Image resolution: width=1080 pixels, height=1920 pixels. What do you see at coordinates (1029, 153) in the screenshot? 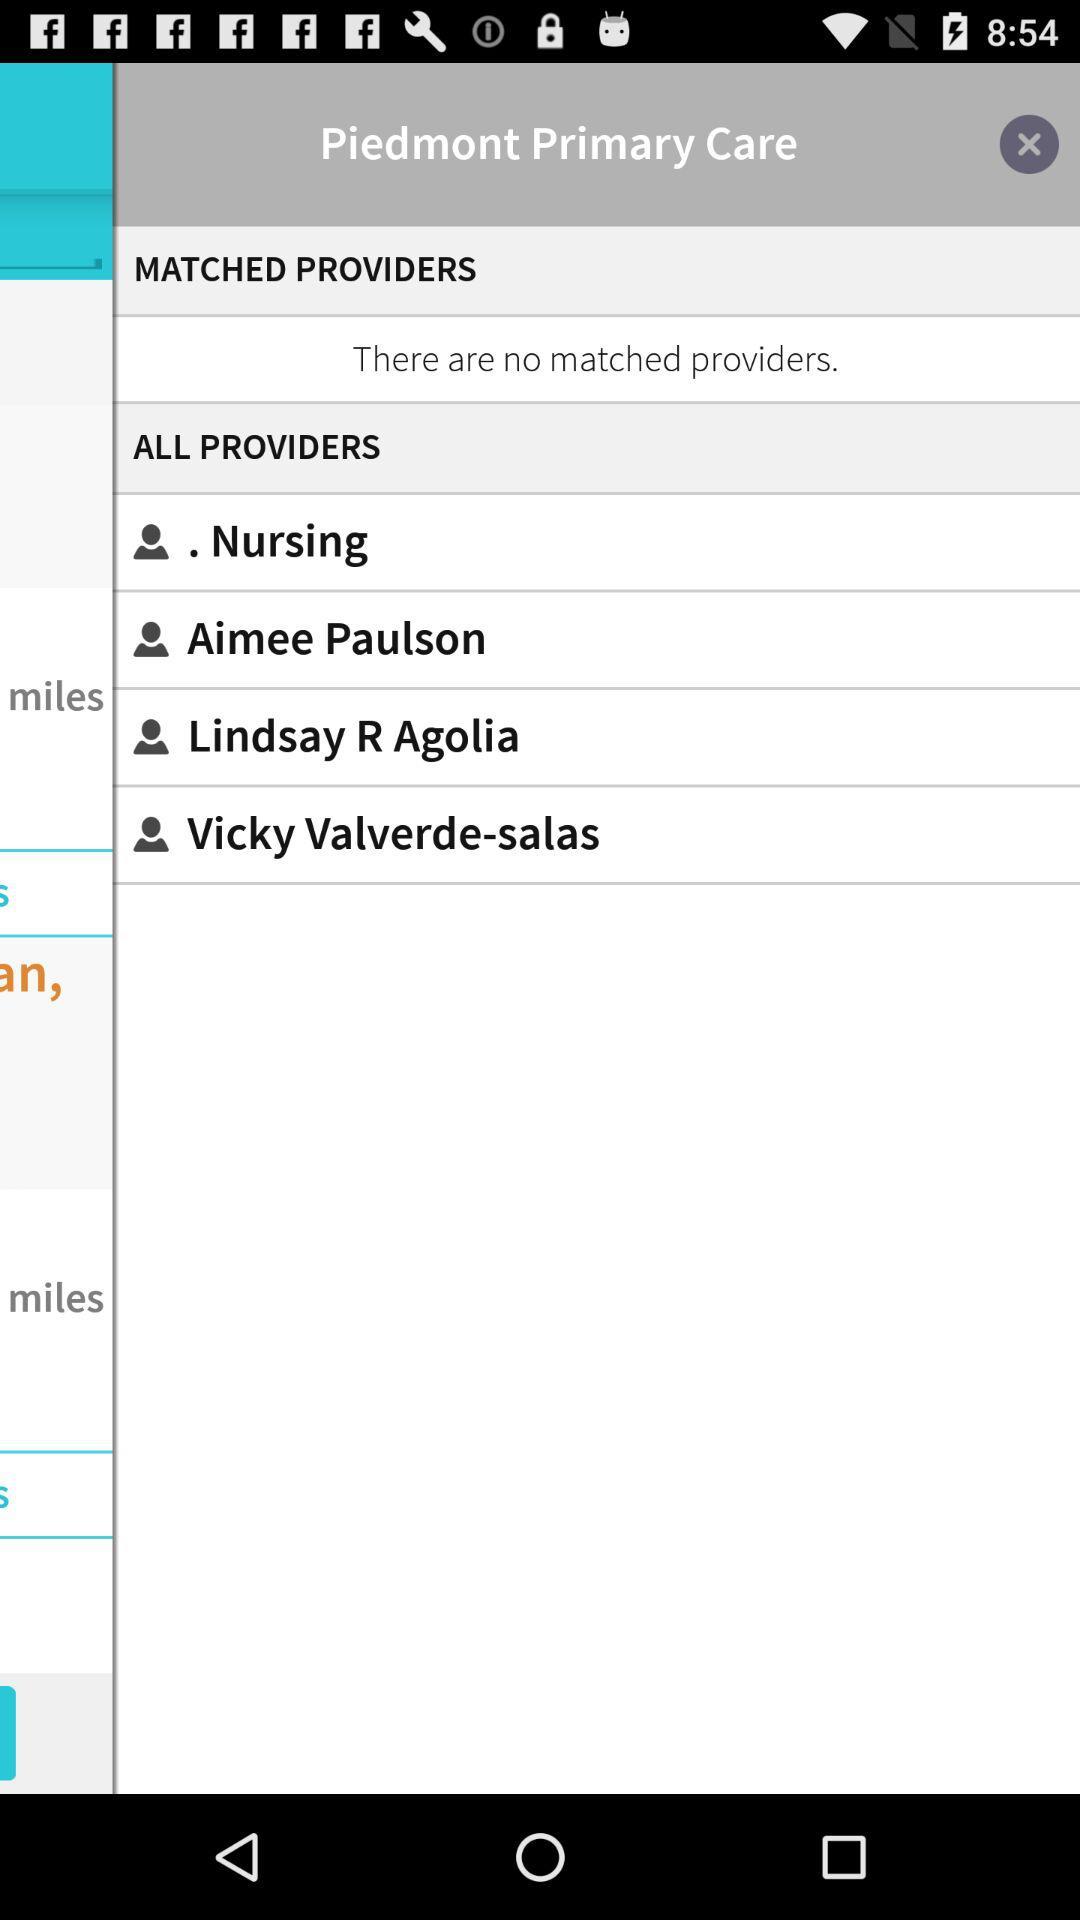
I see `the close icon` at bounding box center [1029, 153].